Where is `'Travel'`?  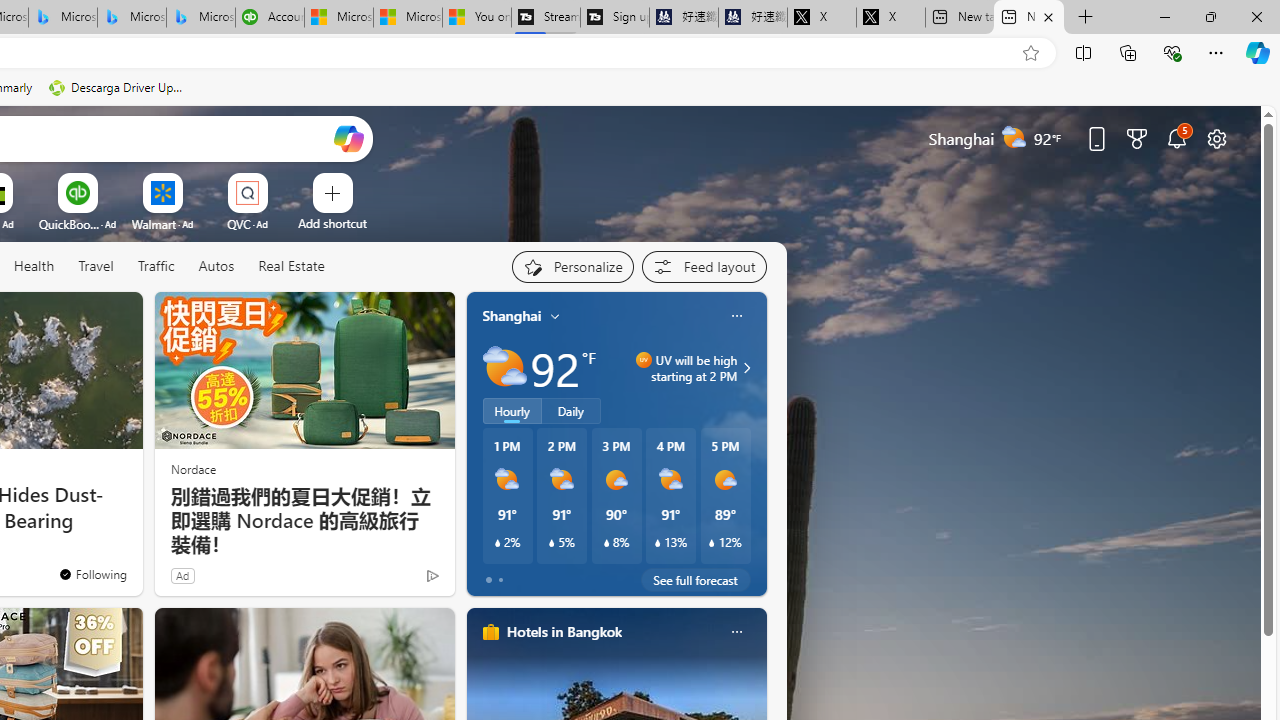
'Travel' is located at coordinates (95, 266).